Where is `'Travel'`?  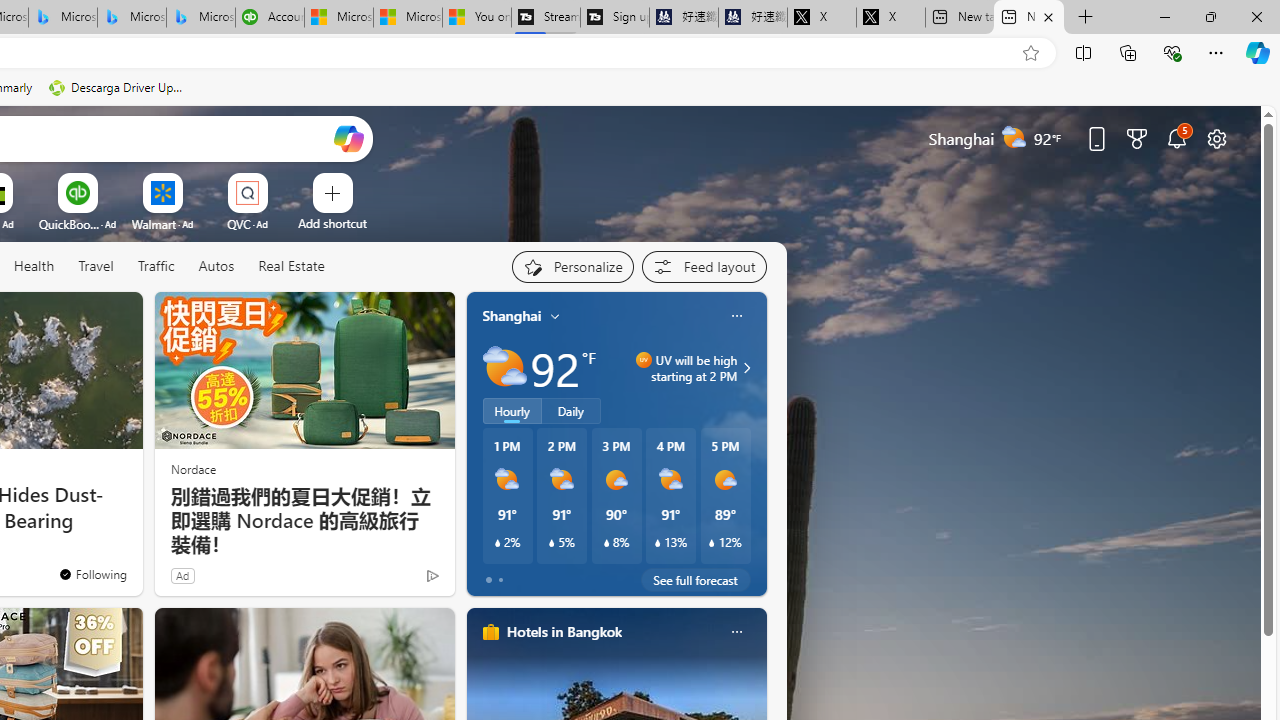
'Travel' is located at coordinates (95, 266).